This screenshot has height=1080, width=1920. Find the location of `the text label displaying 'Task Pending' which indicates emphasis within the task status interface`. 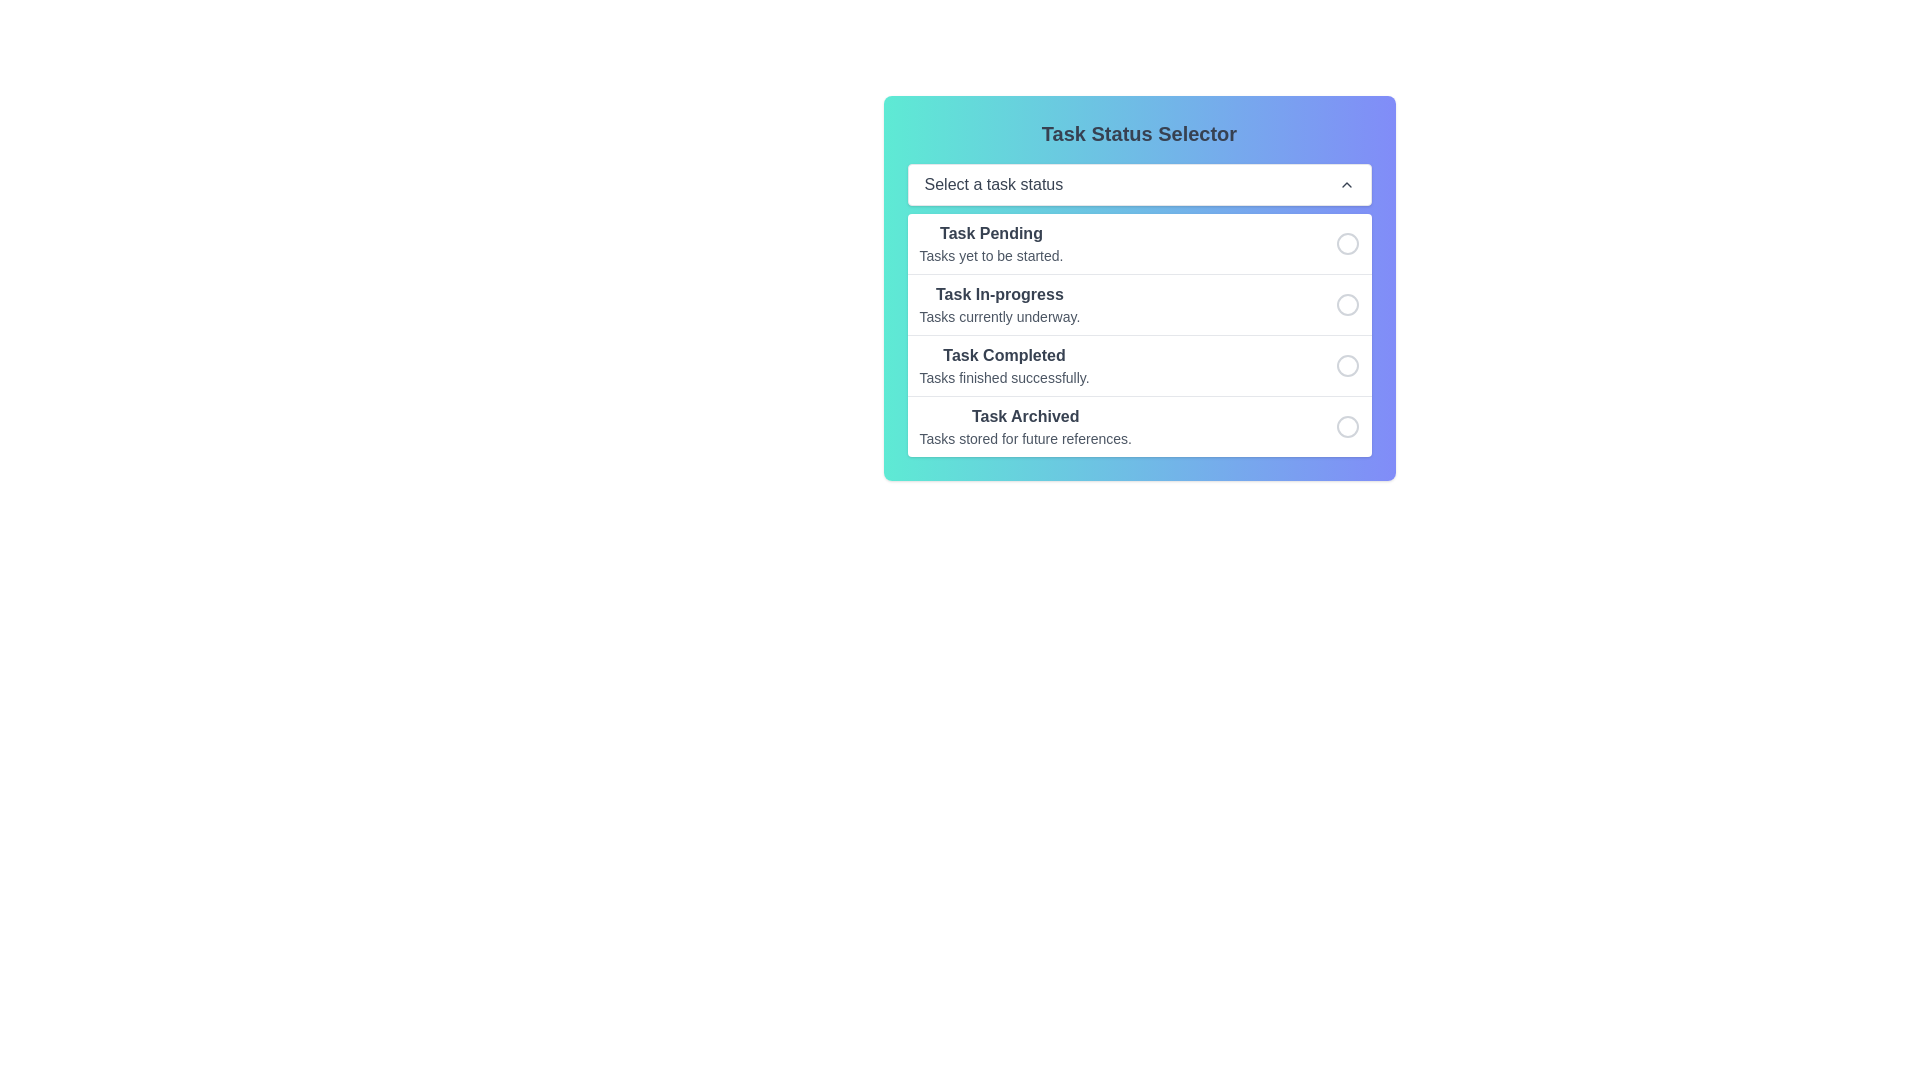

the text label displaying 'Task Pending' which indicates emphasis within the task status interface is located at coordinates (991, 233).